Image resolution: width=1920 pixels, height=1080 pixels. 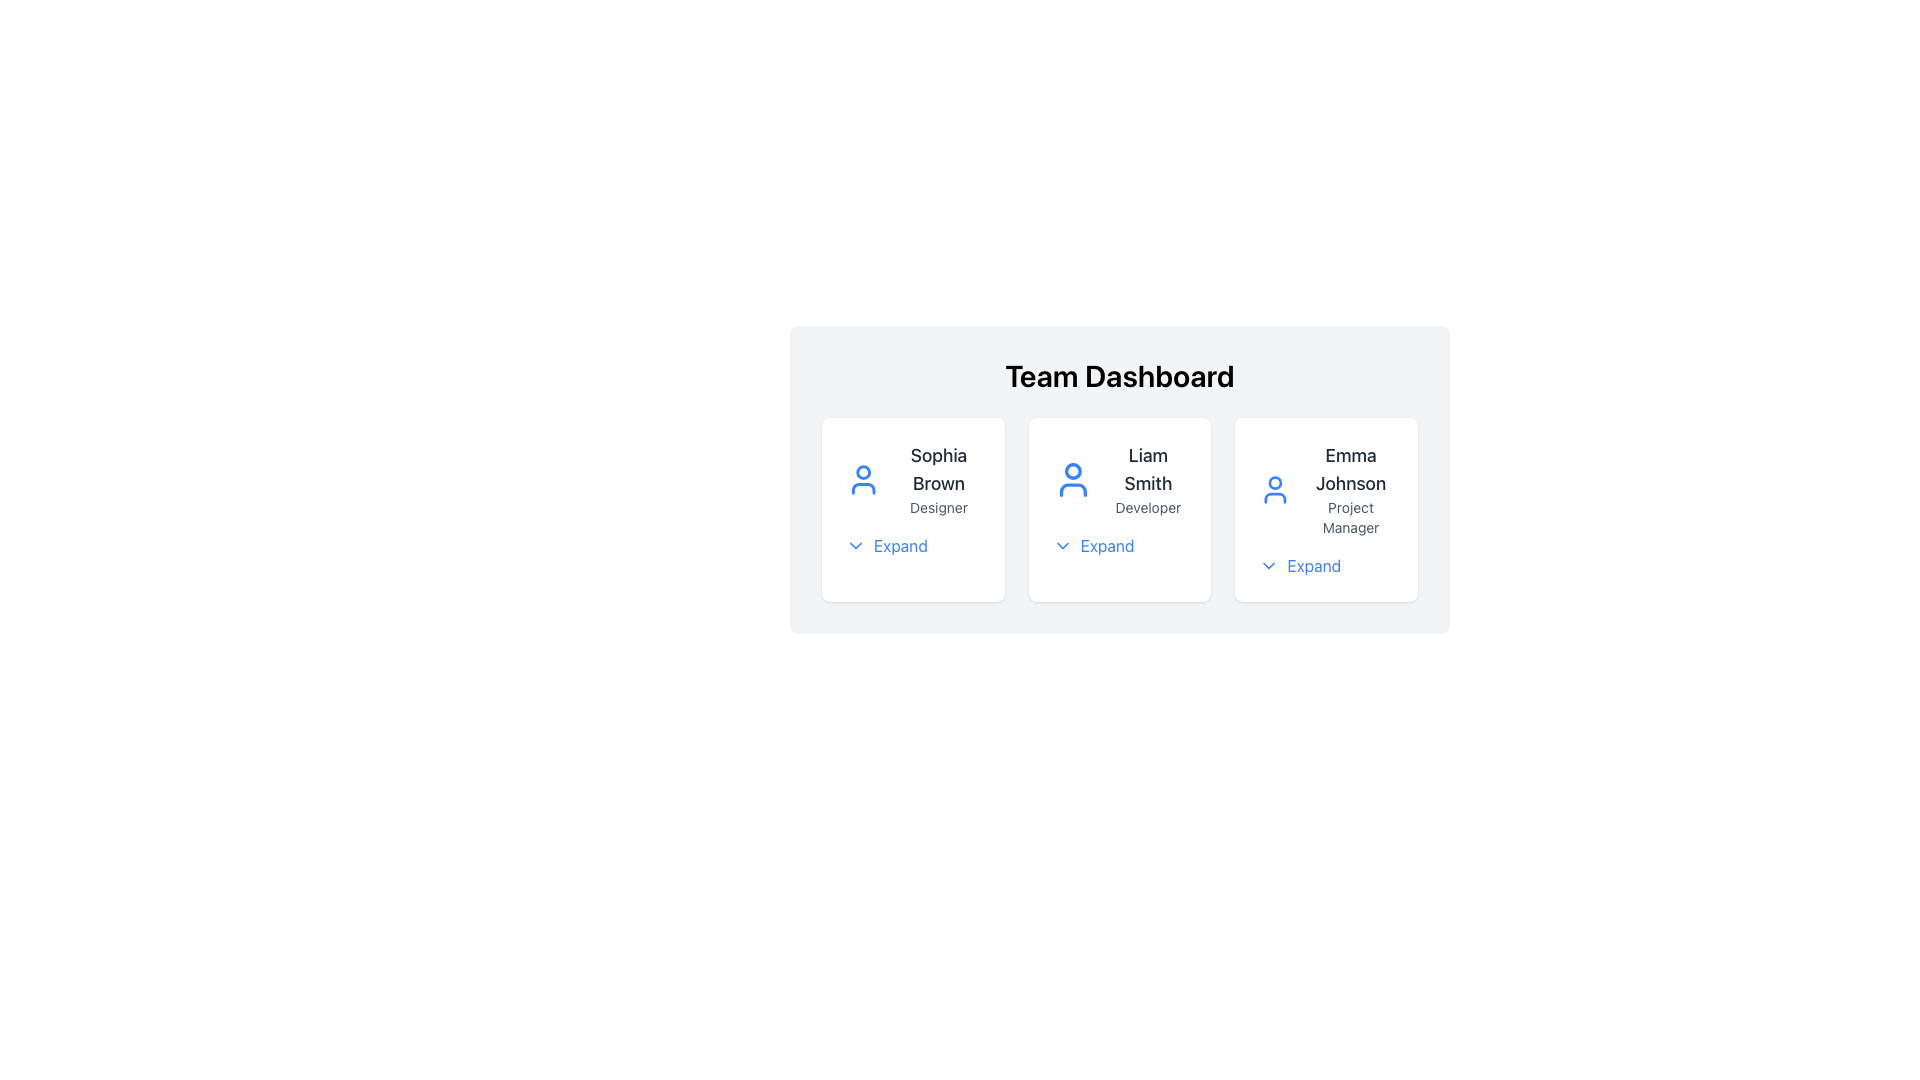 What do you see at coordinates (938, 507) in the screenshot?
I see `label displaying the text 'Designer' in gray font style, positioned below the name label 'Sophia Brown' within the card layout` at bounding box center [938, 507].